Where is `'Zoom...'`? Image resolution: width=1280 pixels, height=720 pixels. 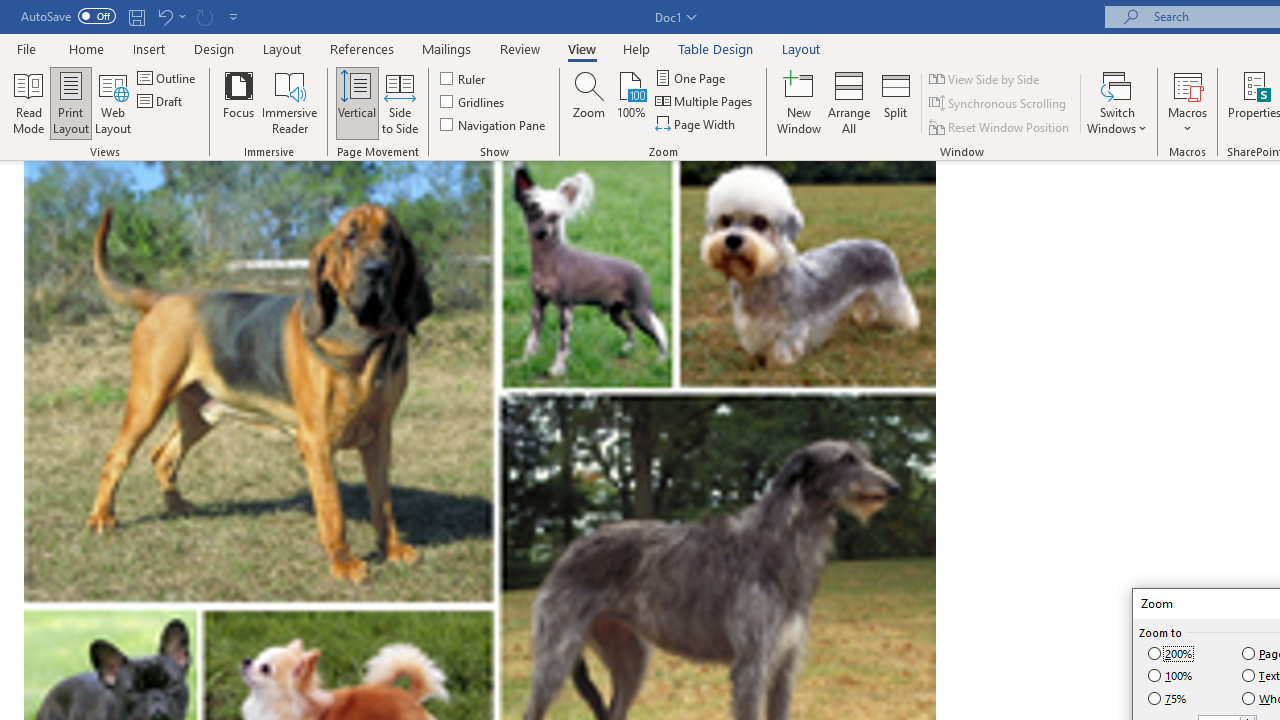 'Zoom...' is located at coordinates (588, 103).